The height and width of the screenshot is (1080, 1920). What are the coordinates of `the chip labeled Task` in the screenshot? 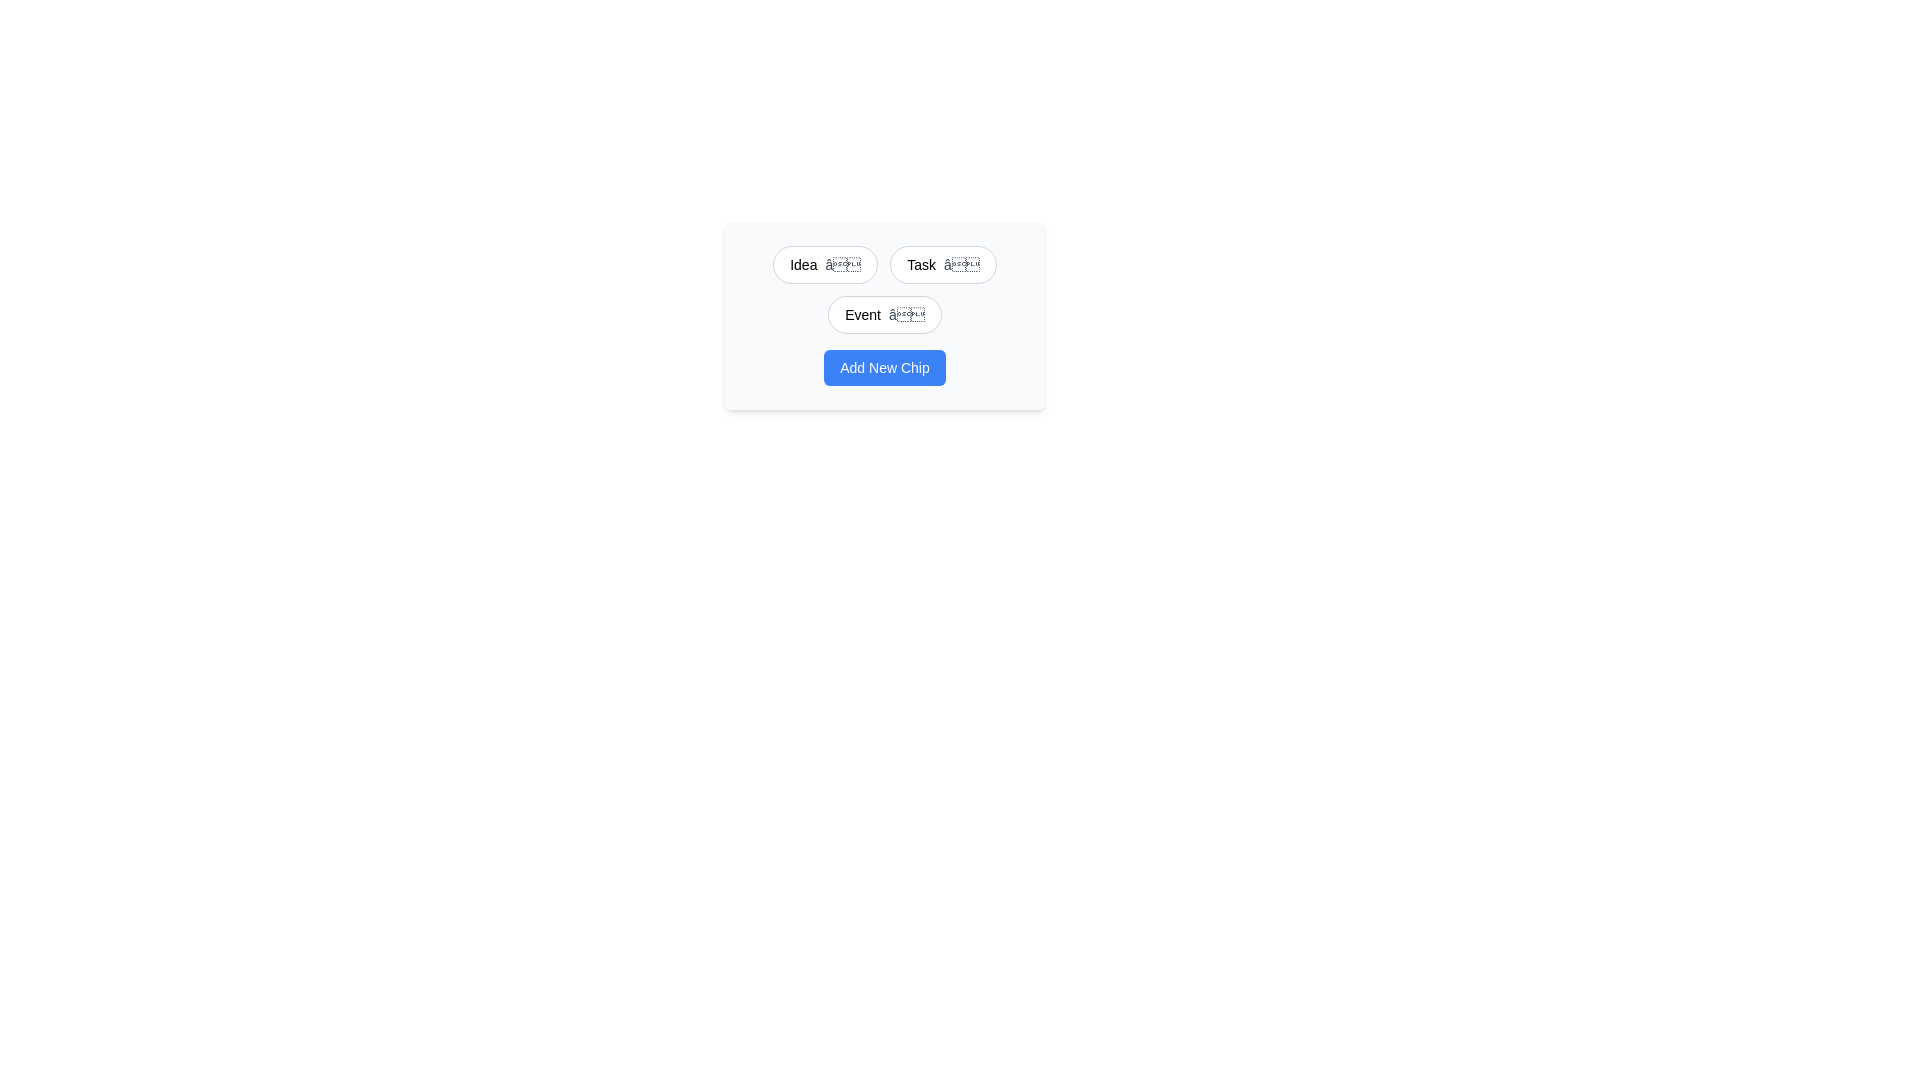 It's located at (920, 264).